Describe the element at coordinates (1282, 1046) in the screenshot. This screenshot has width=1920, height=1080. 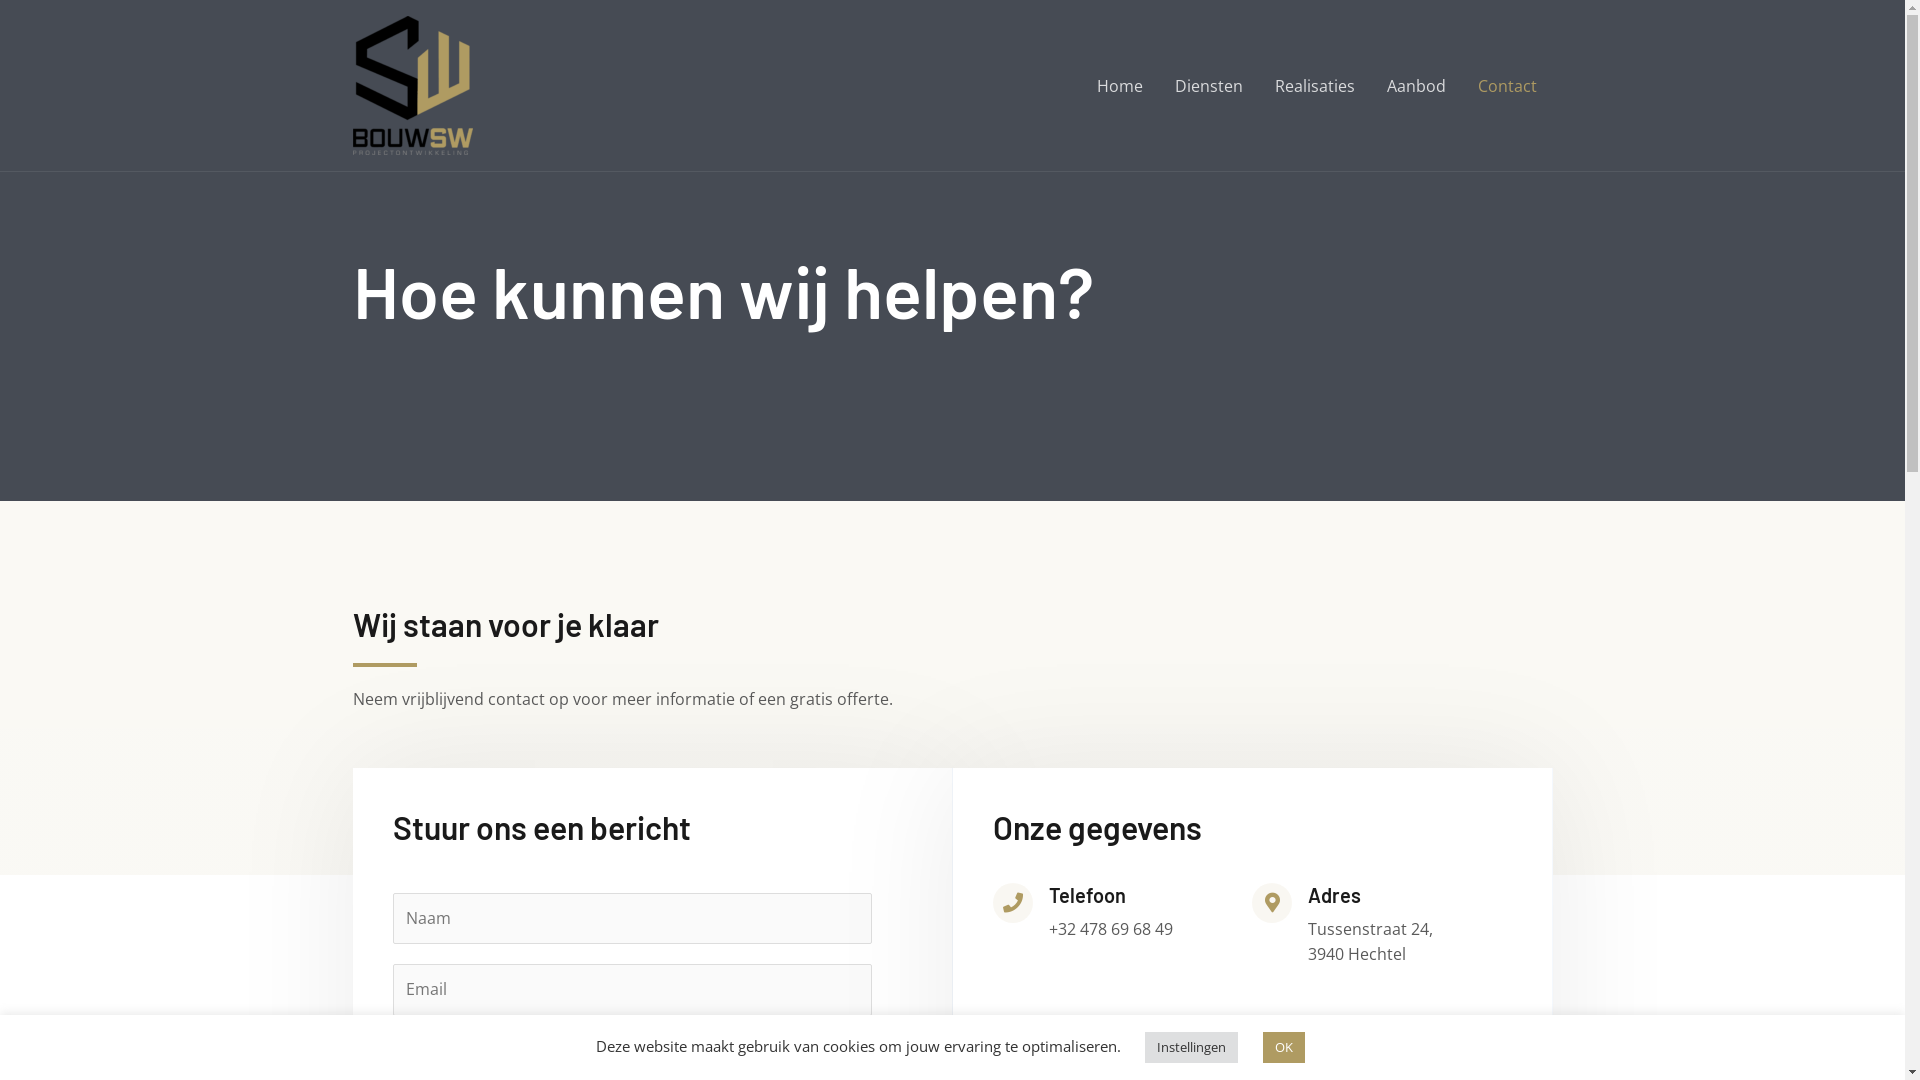
I see `'OK'` at that location.